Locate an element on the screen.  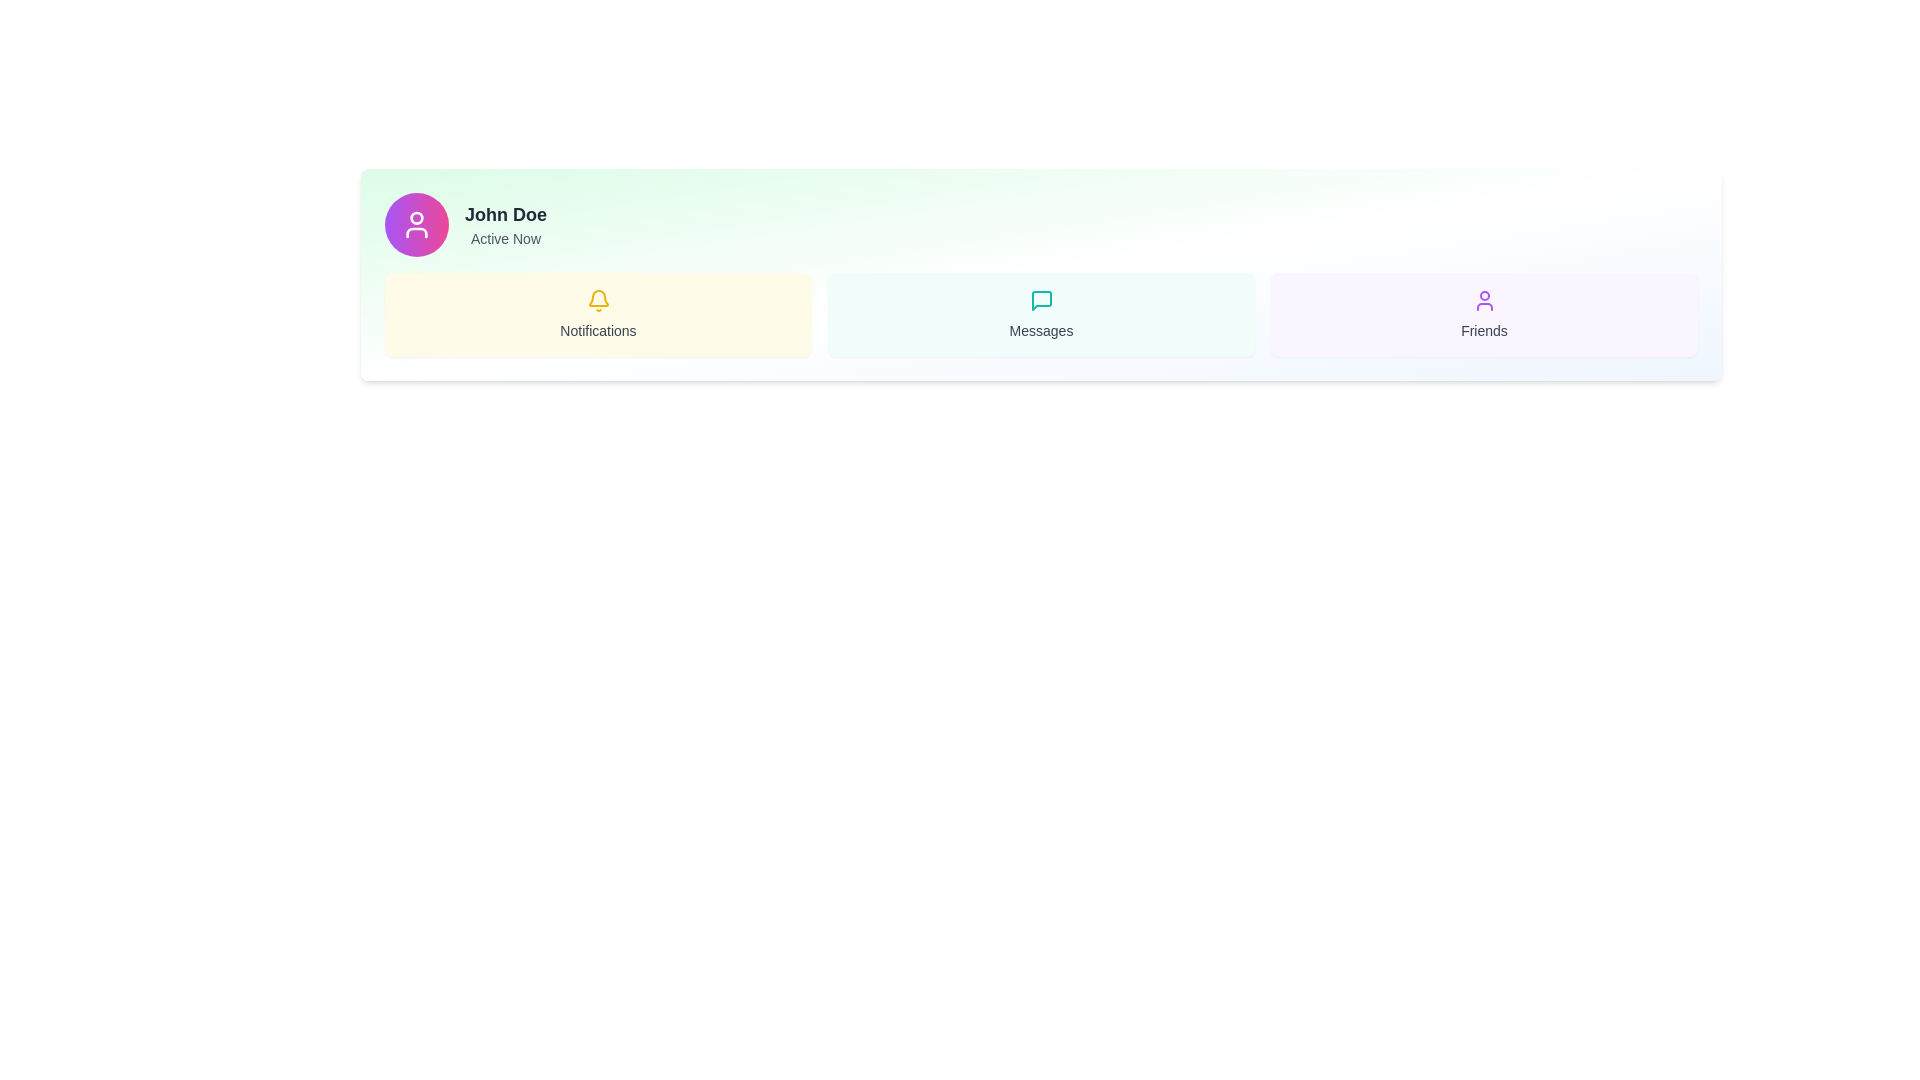
the yellow bell icon located in the center of the 'Notifications' card to interact with notifications is located at coordinates (597, 300).